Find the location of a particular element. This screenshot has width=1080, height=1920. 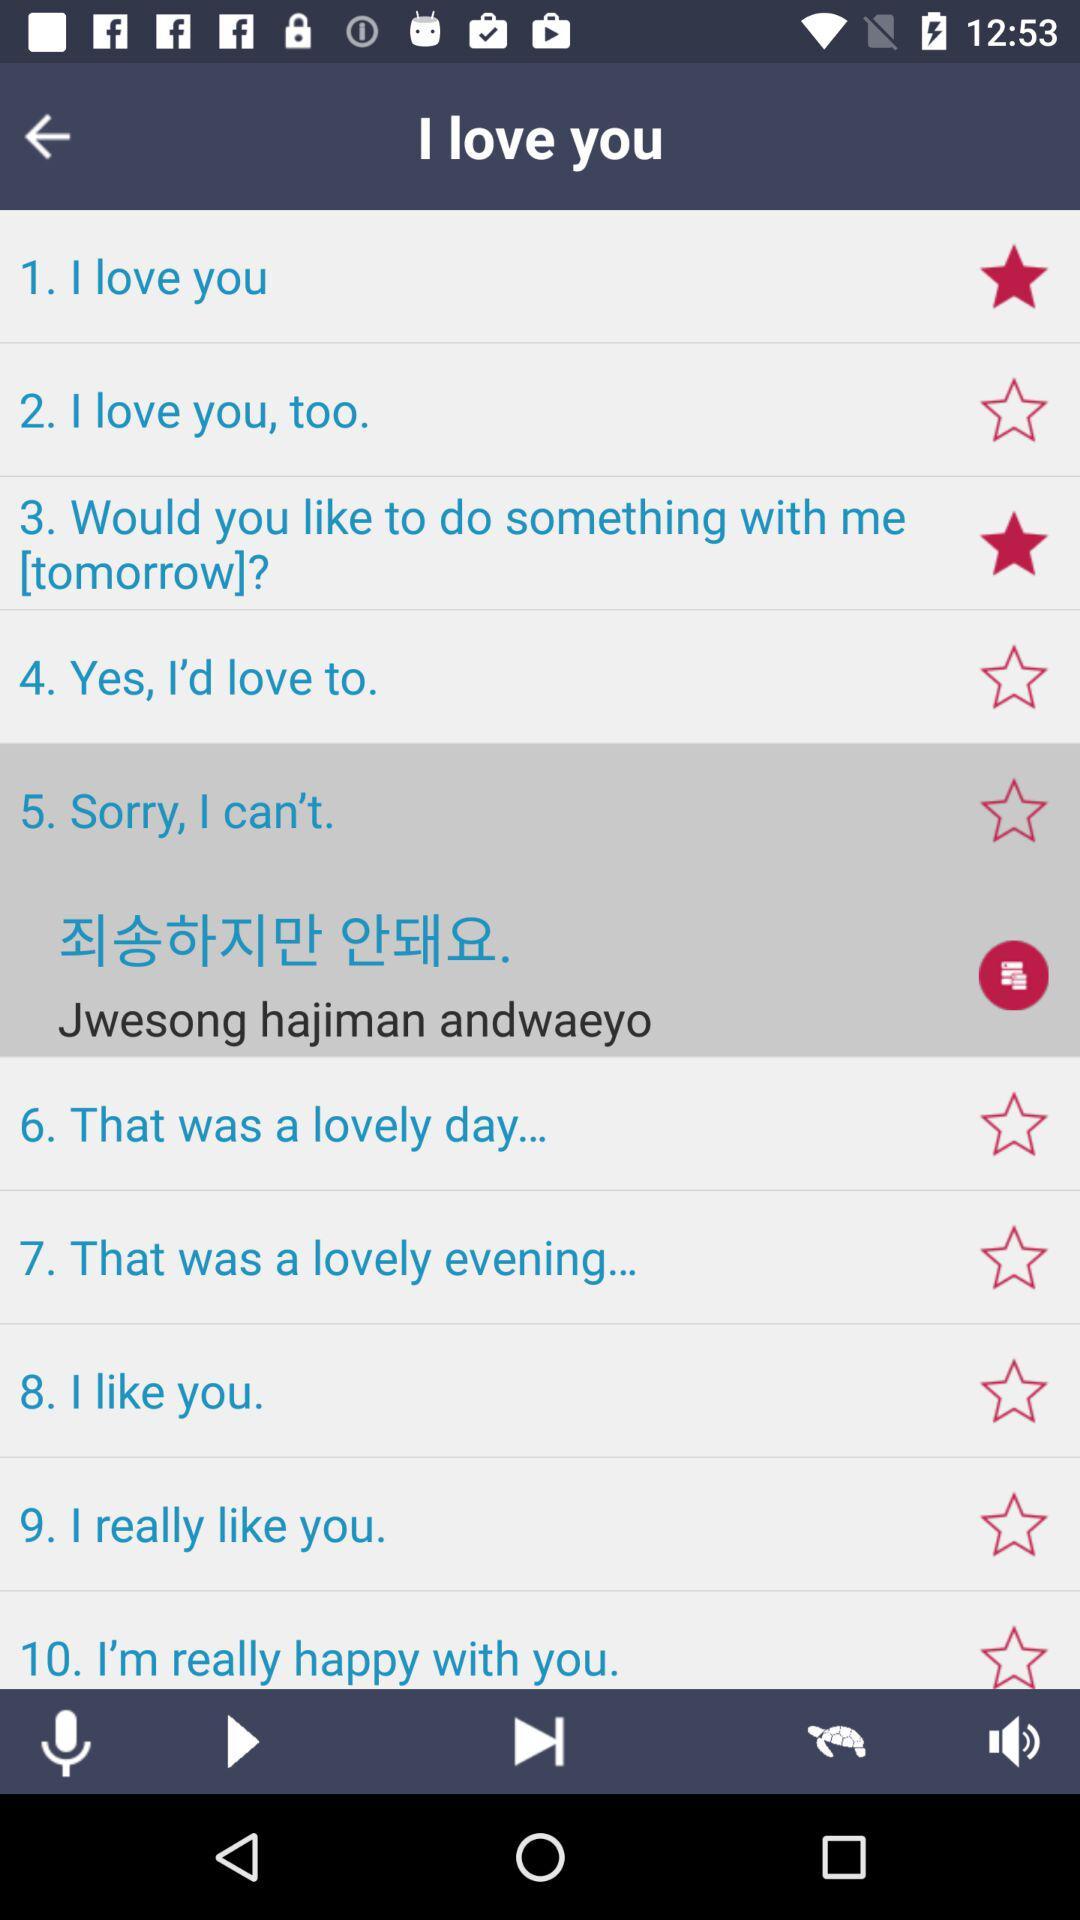

the volume icon is located at coordinates (1014, 1740).